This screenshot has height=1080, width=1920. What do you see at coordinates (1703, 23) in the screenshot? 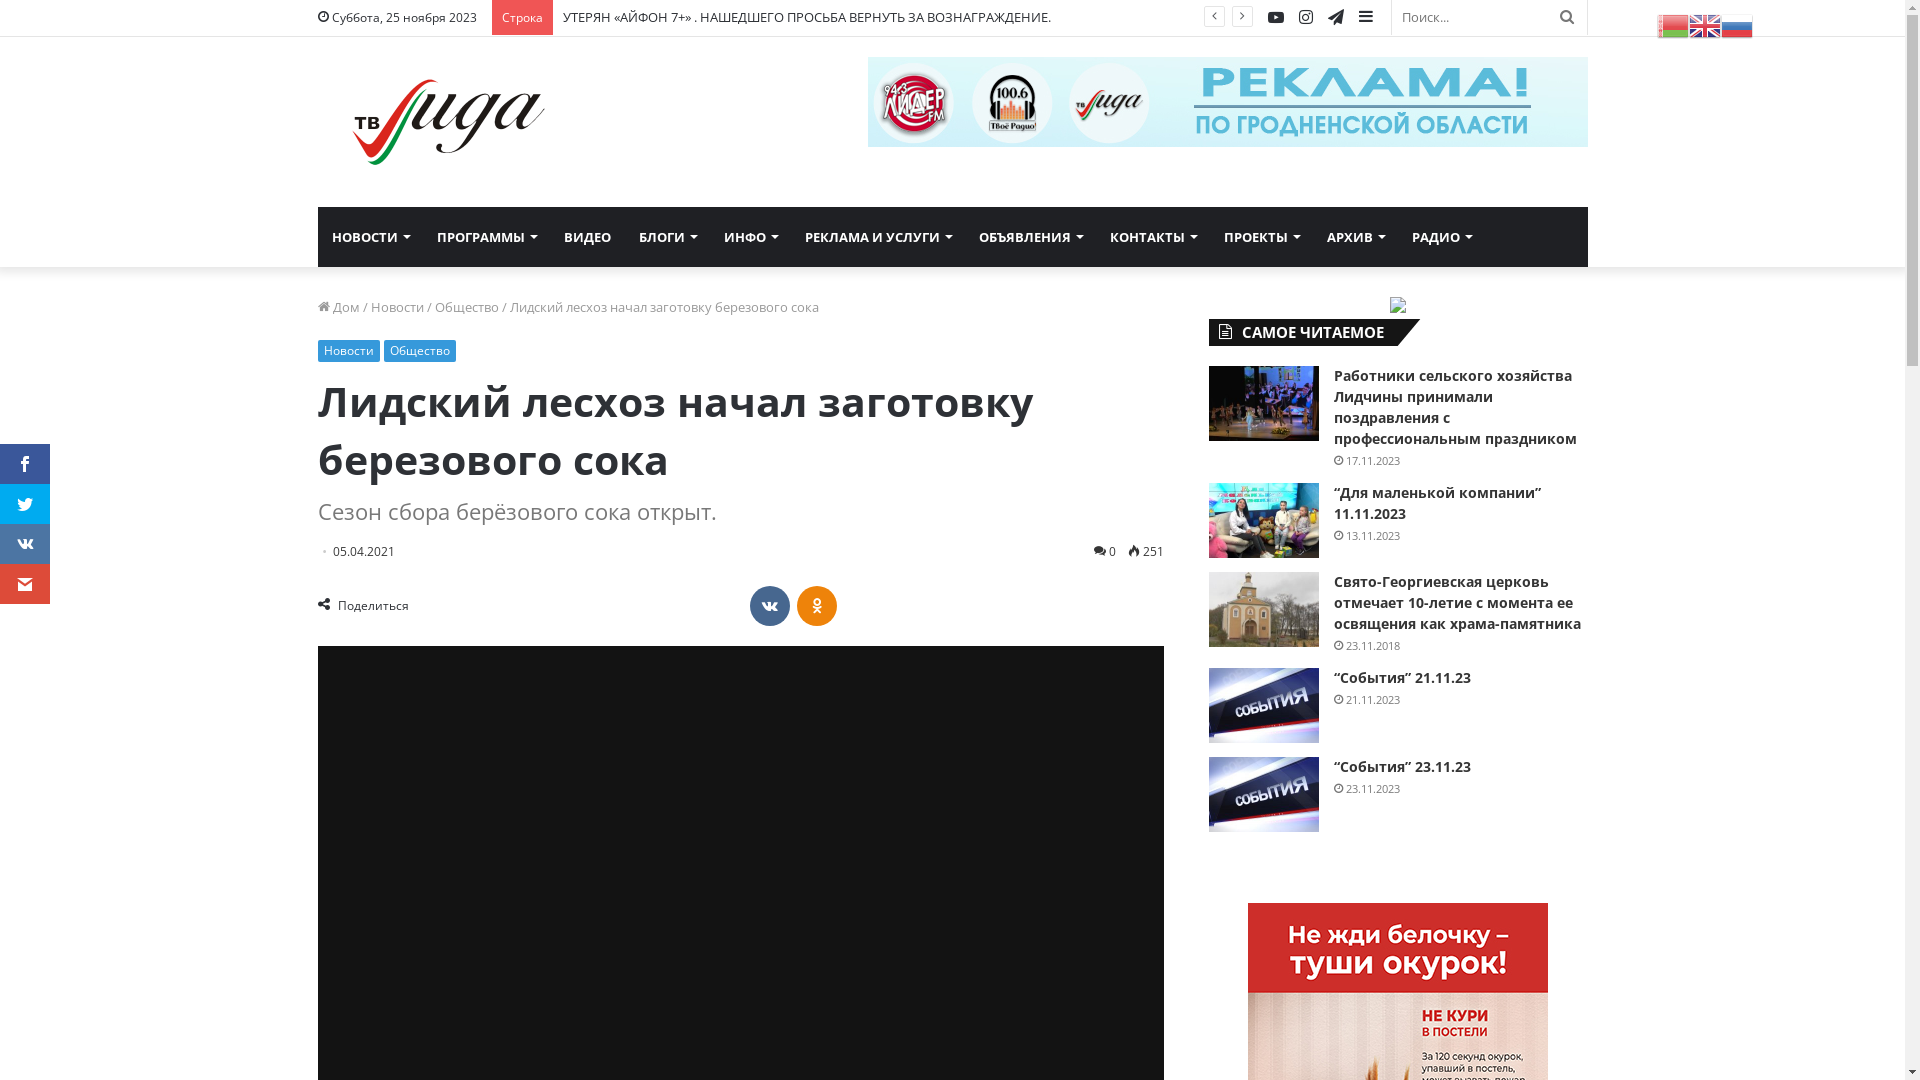
I see `'English'` at bounding box center [1703, 23].